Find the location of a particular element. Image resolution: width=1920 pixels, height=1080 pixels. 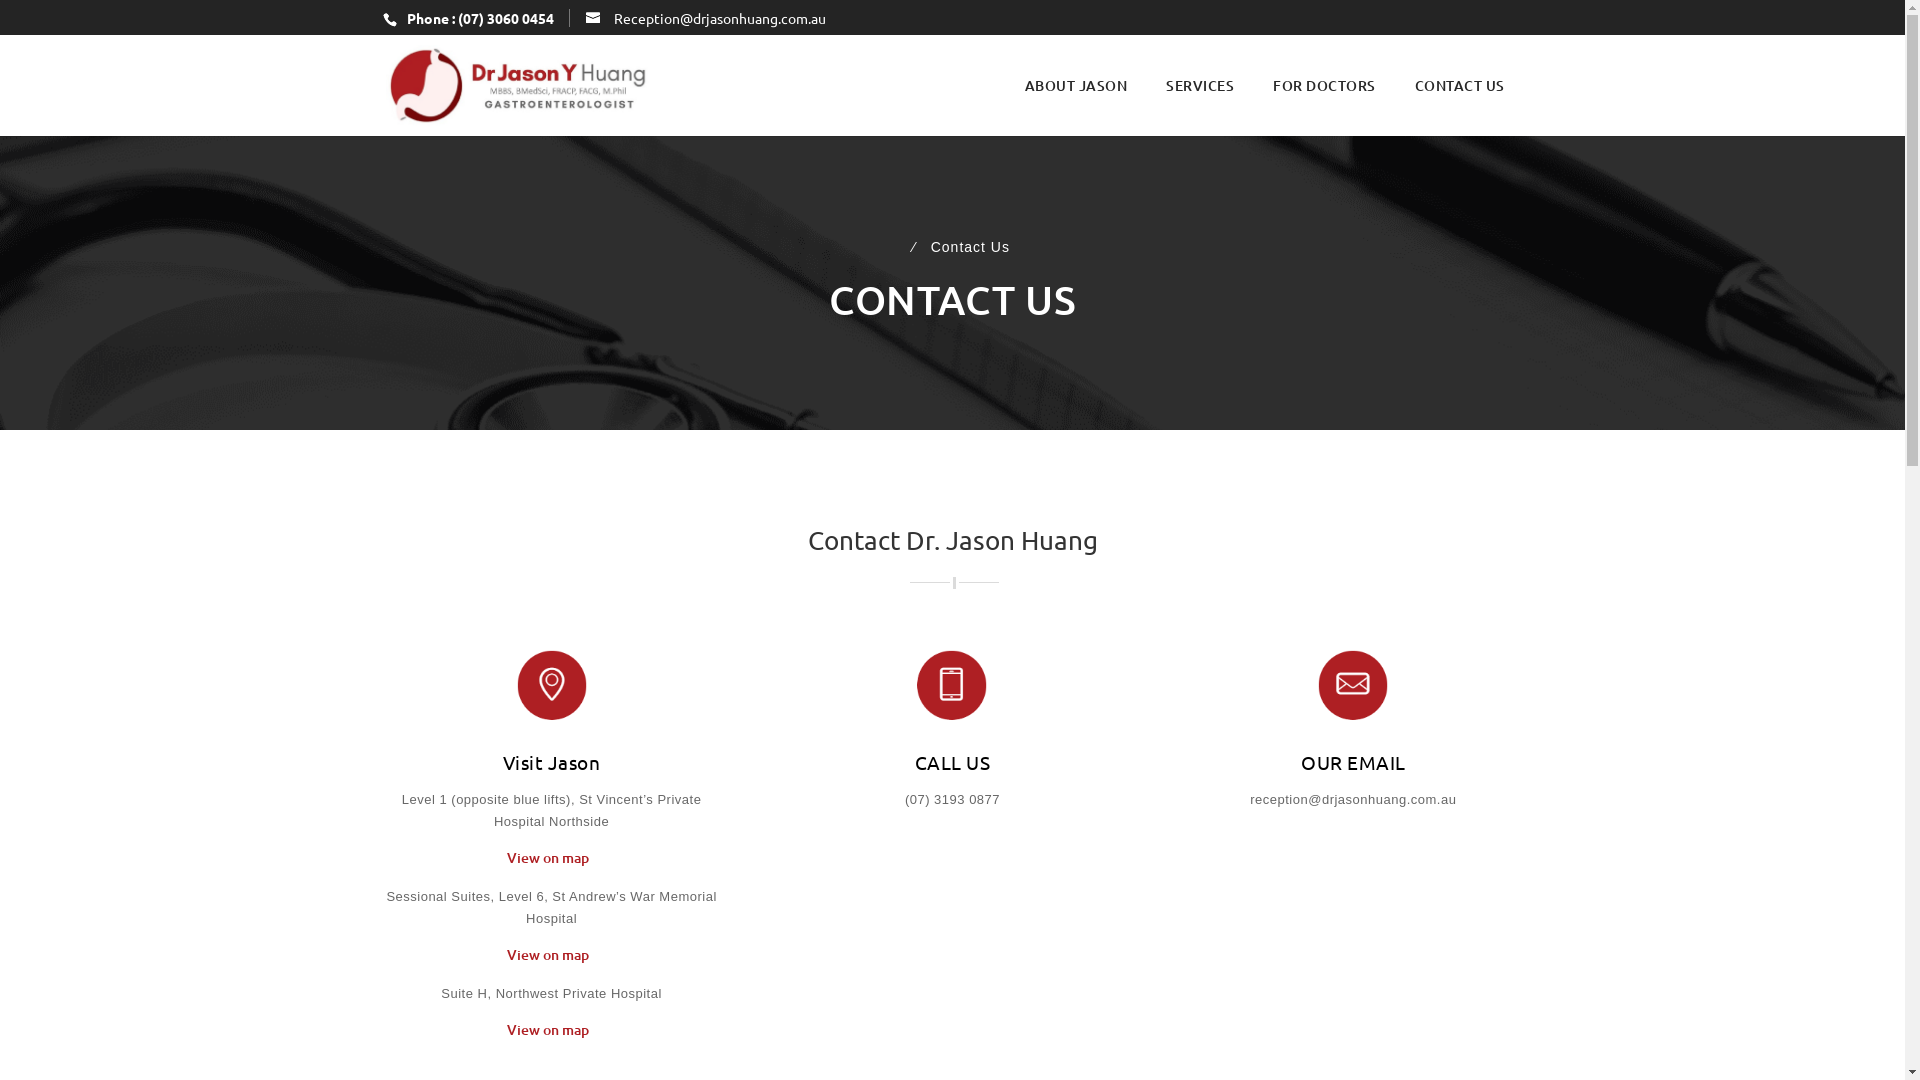

'View on map' is located at coordinates (551, 865).